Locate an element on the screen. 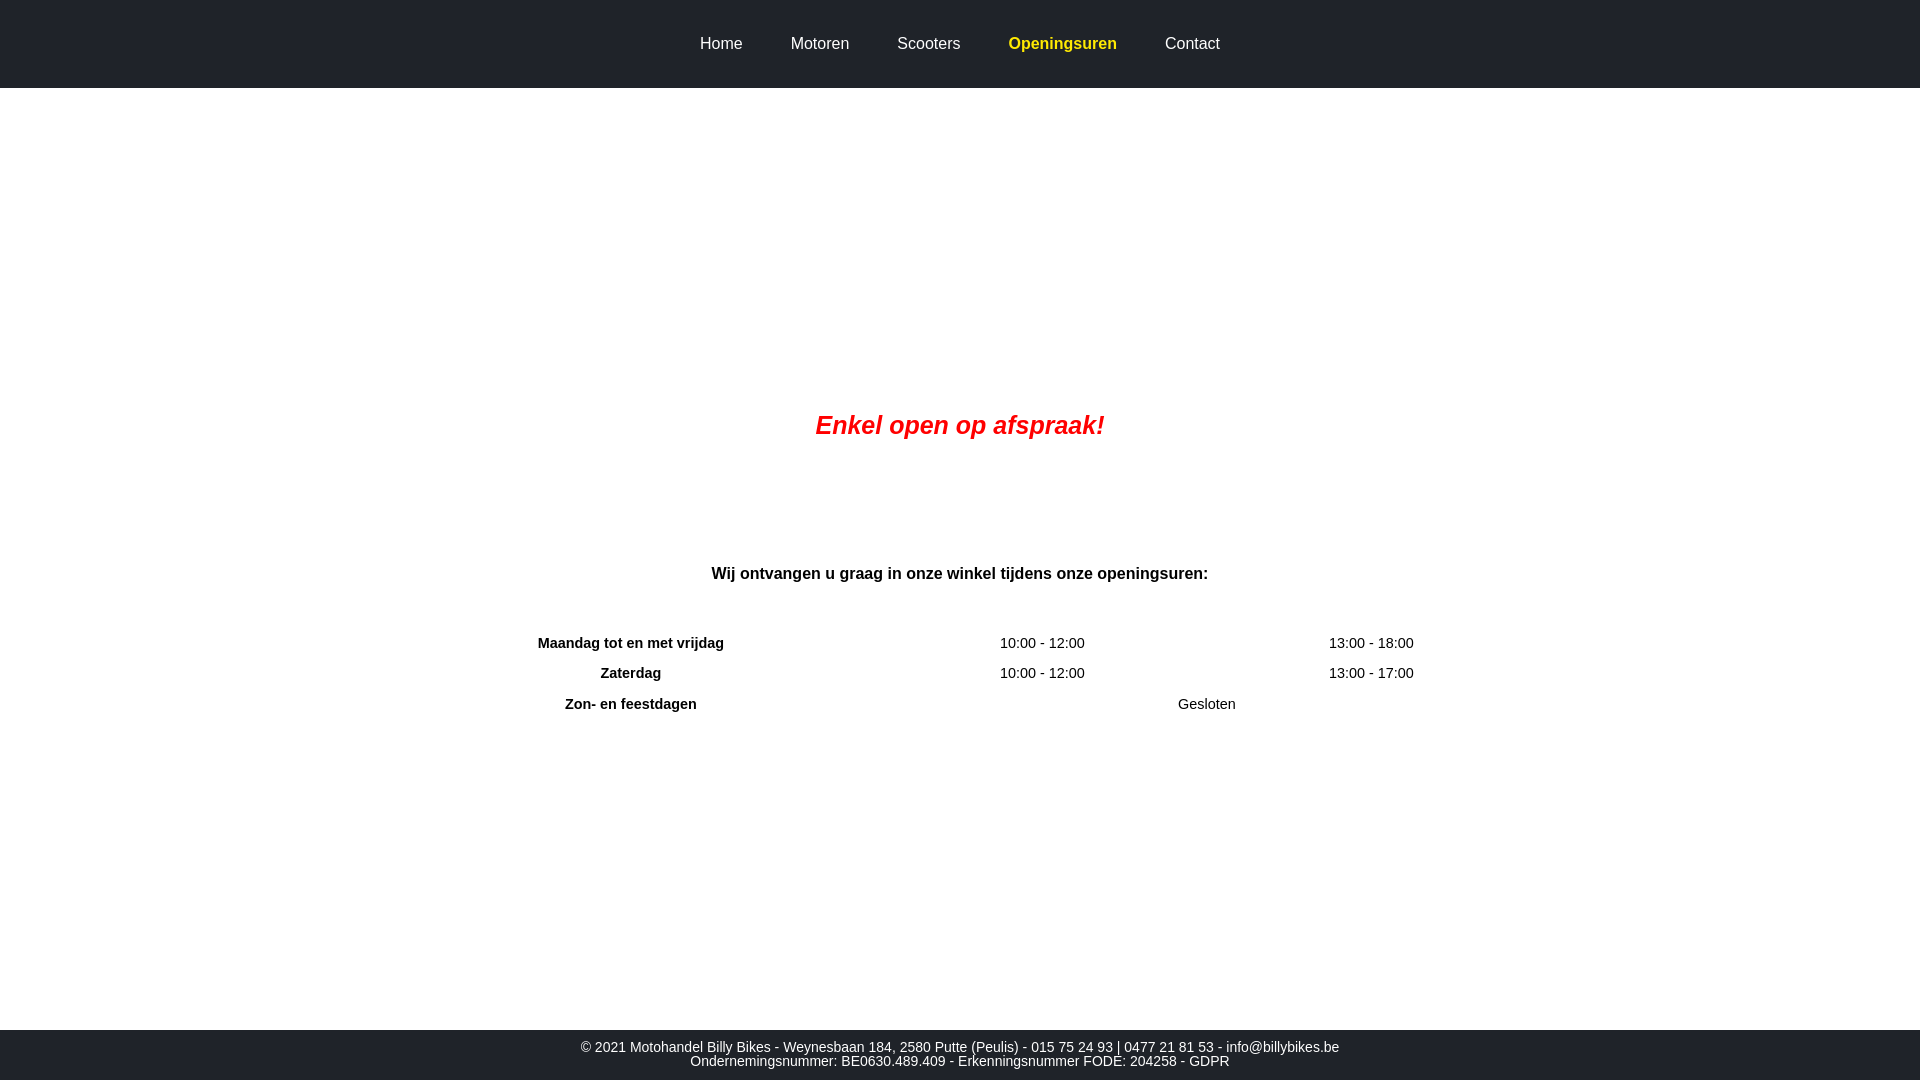  'Motoren' is located at coordinates (820, 43).